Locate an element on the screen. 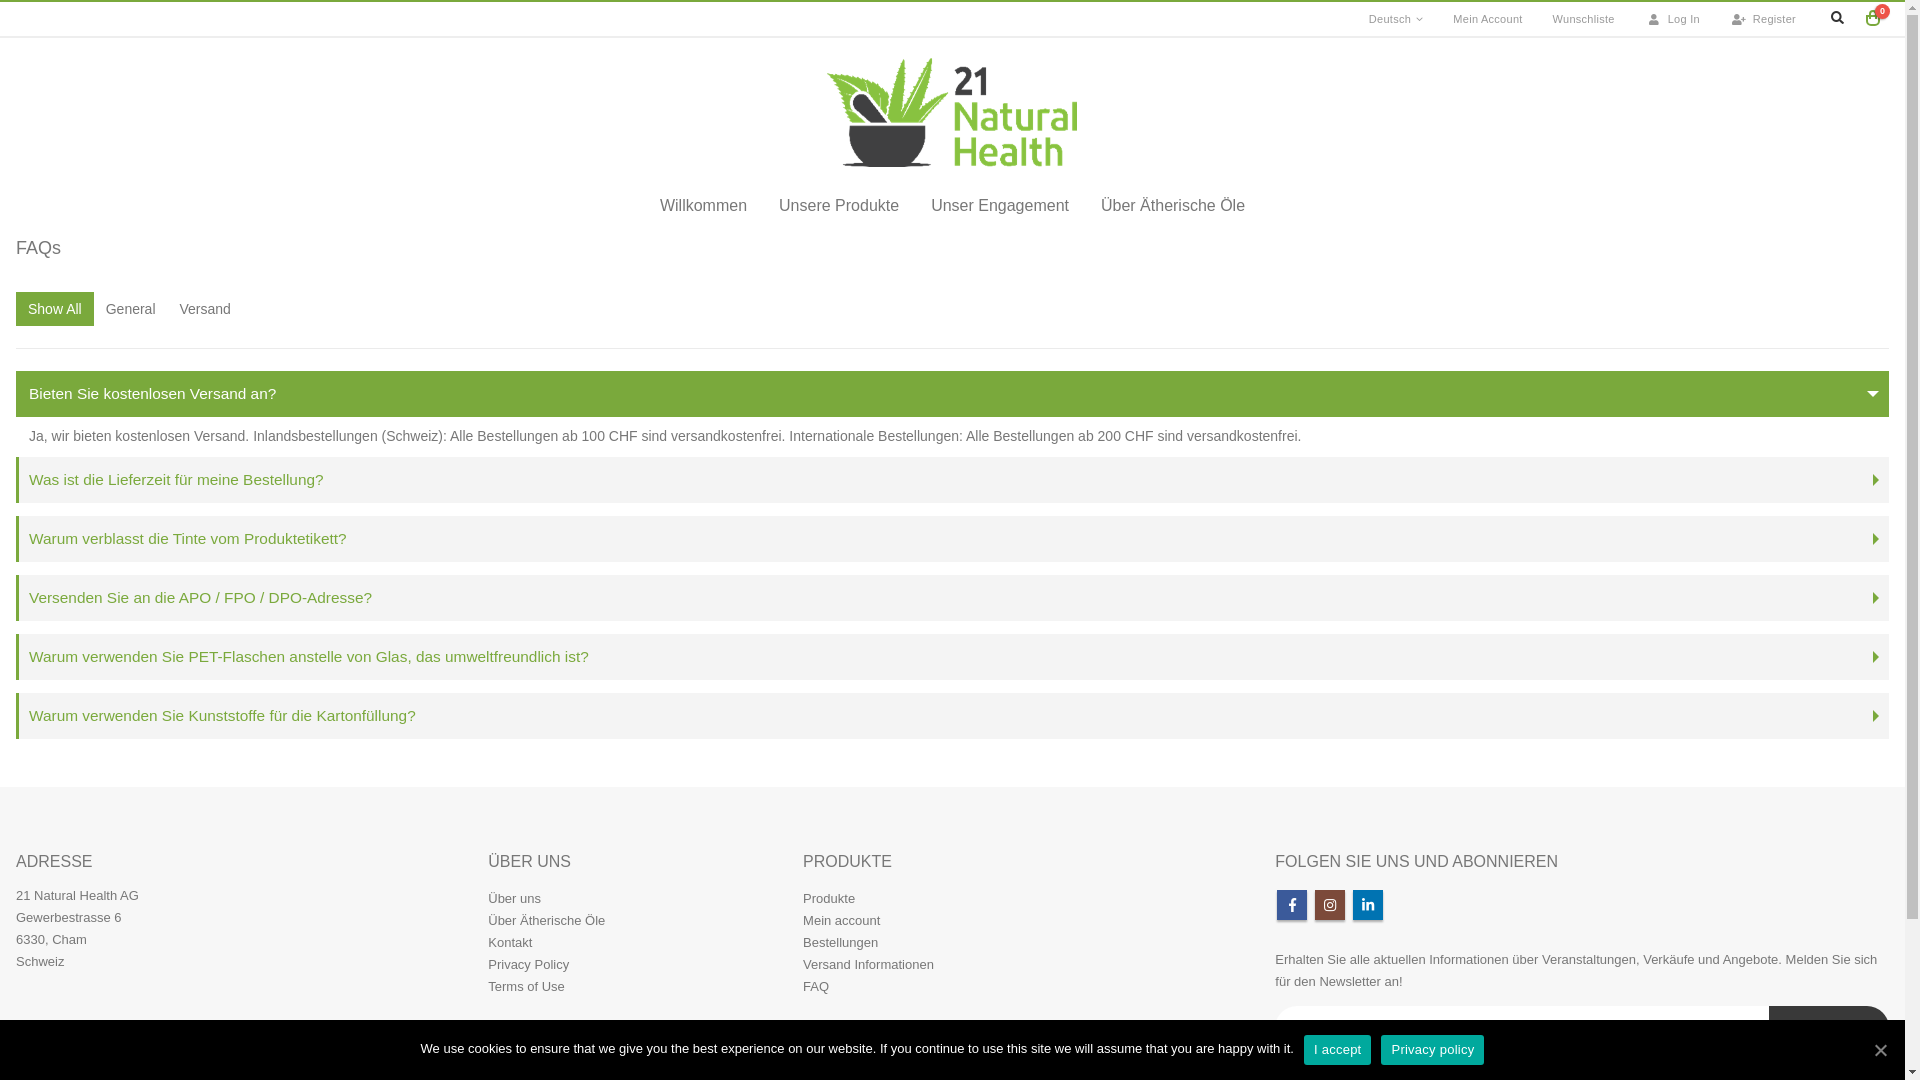 This screenshot has width=1920, height=1080. 'Log In' is located at coordinates (1672, 19).